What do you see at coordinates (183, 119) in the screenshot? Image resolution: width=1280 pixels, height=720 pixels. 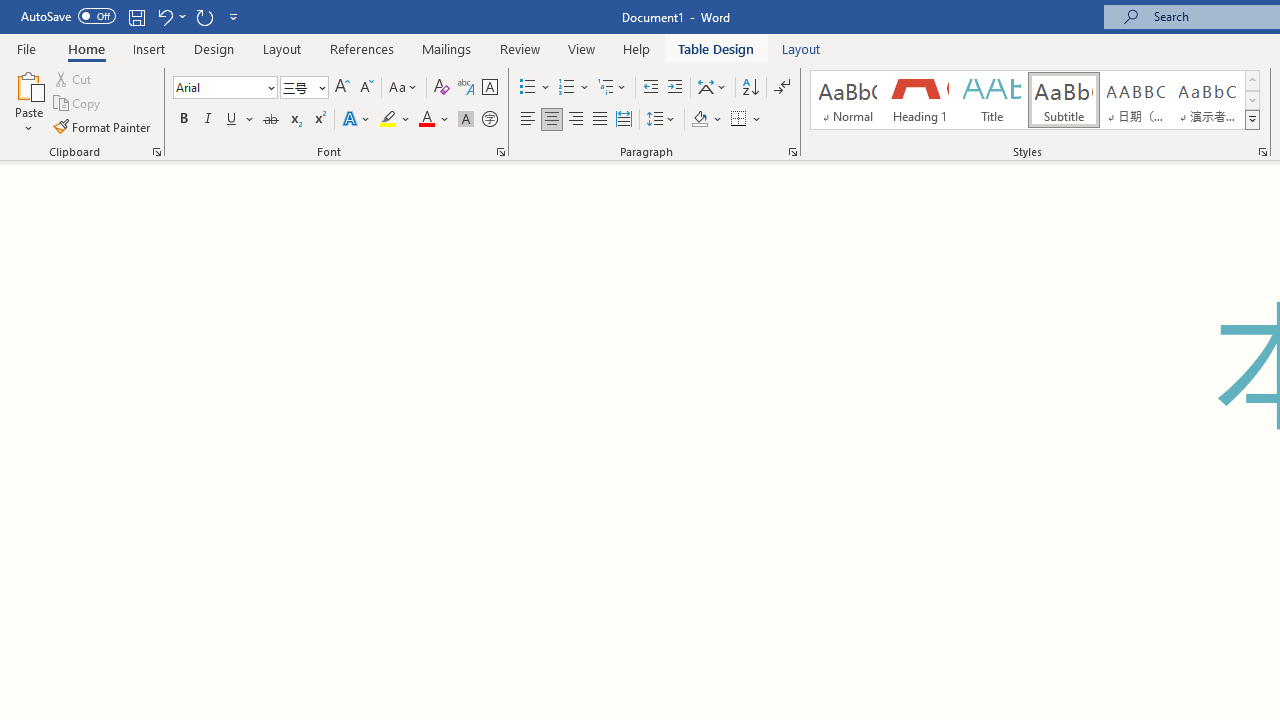 I see `'Bold'` at bounding box center [183, 119].